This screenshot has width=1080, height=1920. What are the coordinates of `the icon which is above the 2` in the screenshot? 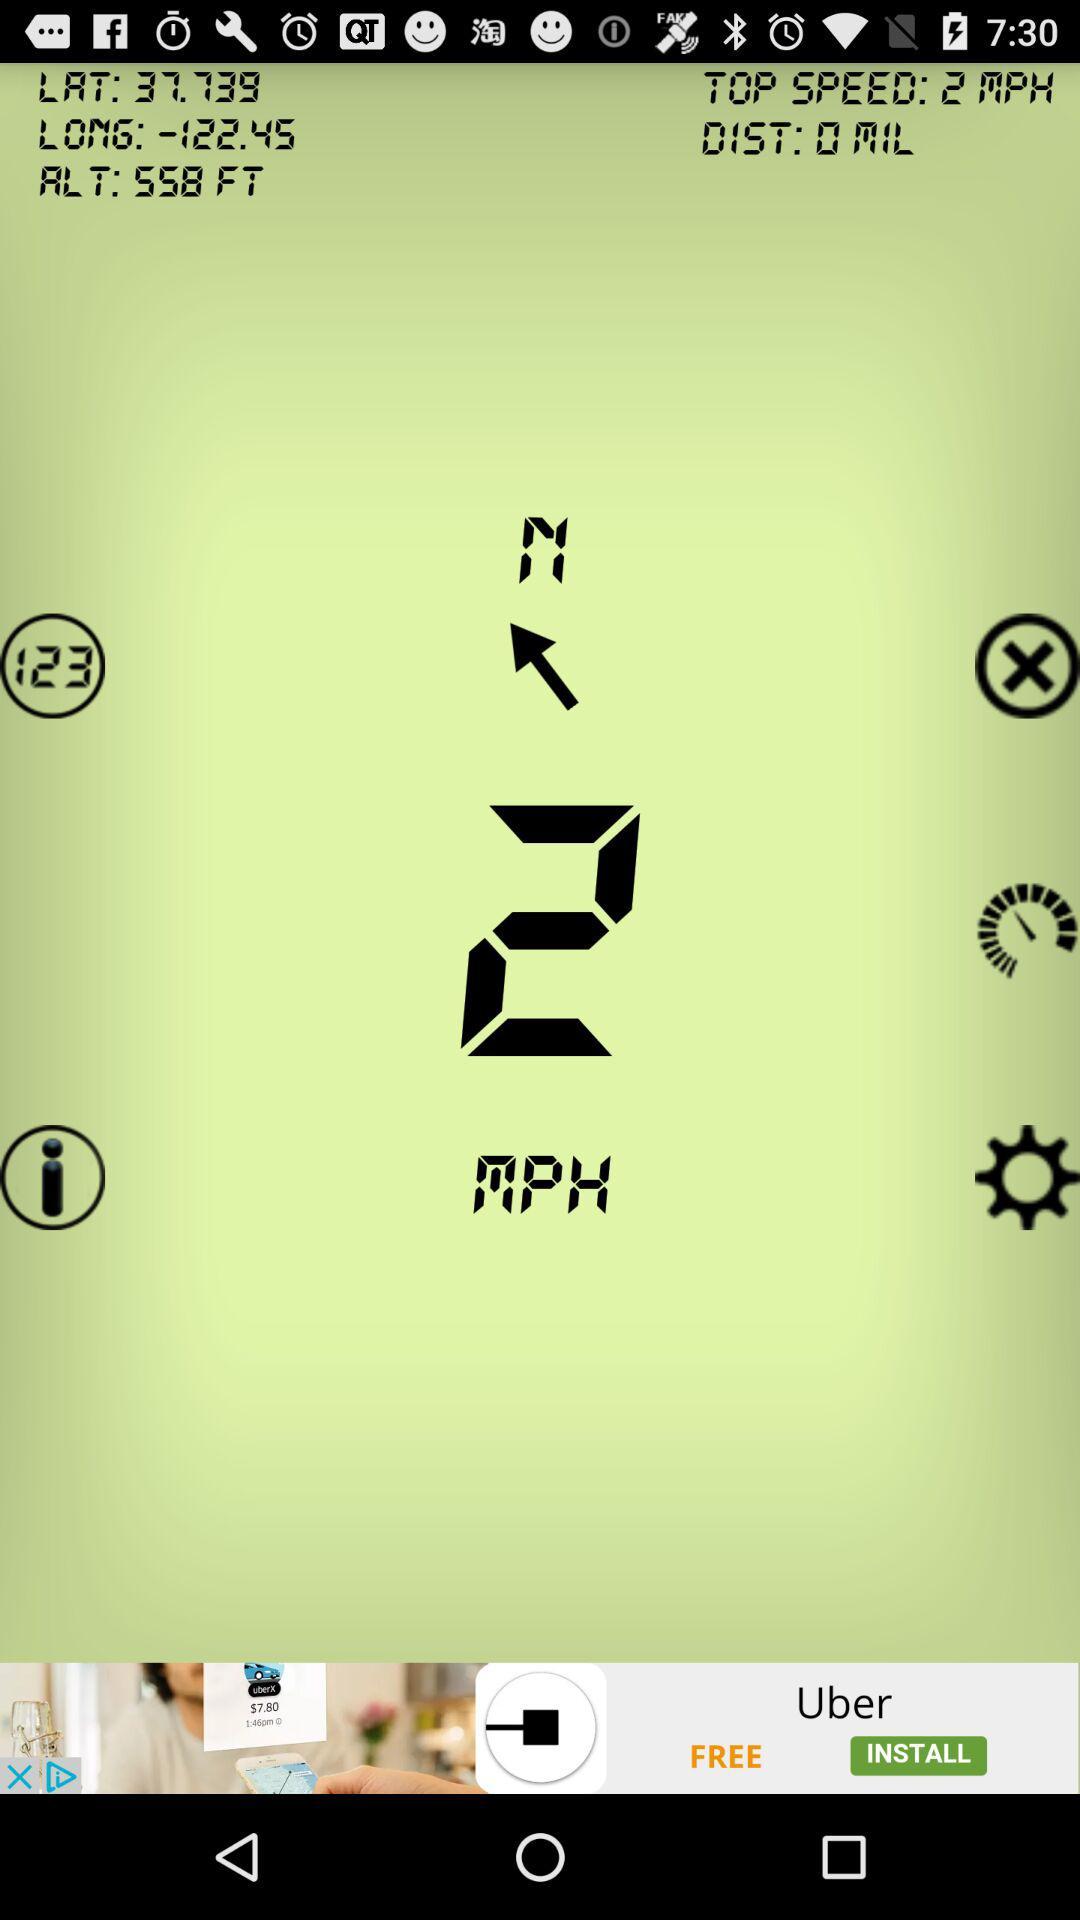 It's located at (540, 666).